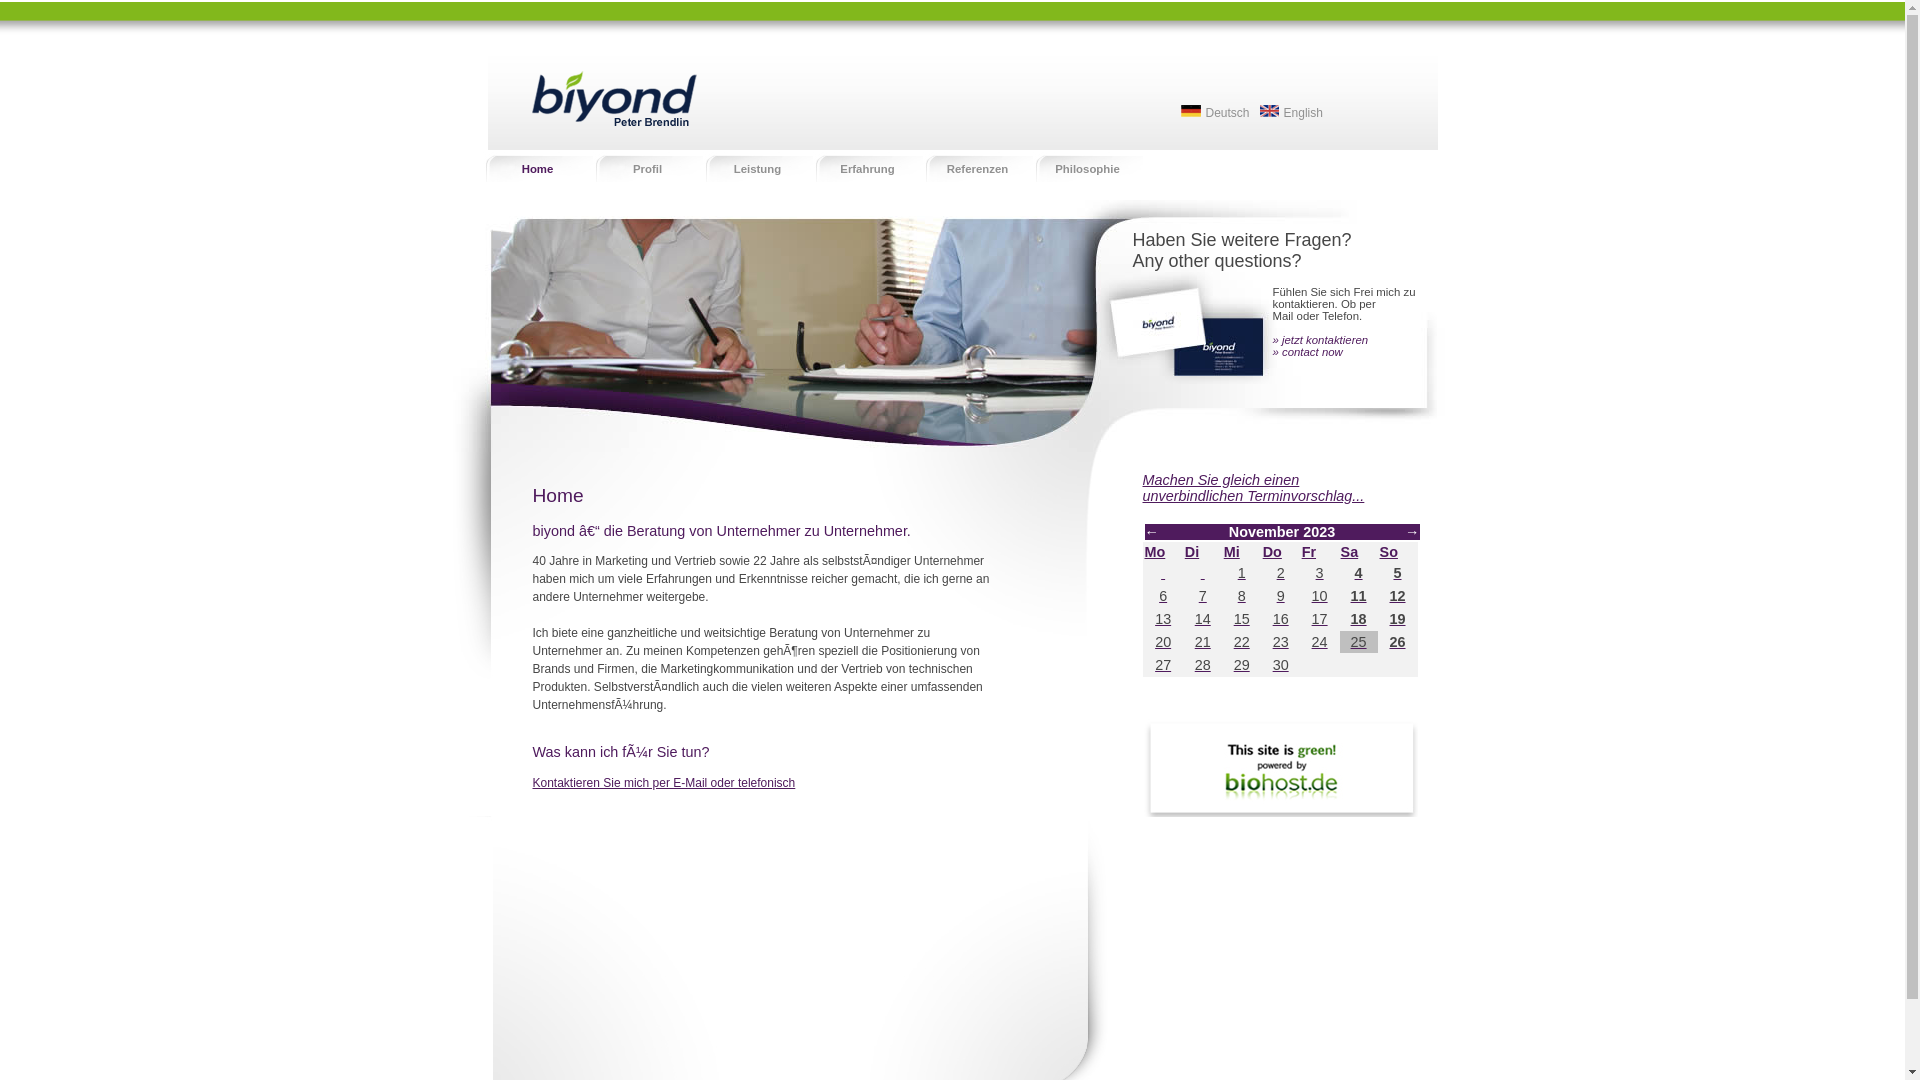  Describe the element at coordinates (977, 165) in the screenshot. I see `'Referenzen'` at that location.